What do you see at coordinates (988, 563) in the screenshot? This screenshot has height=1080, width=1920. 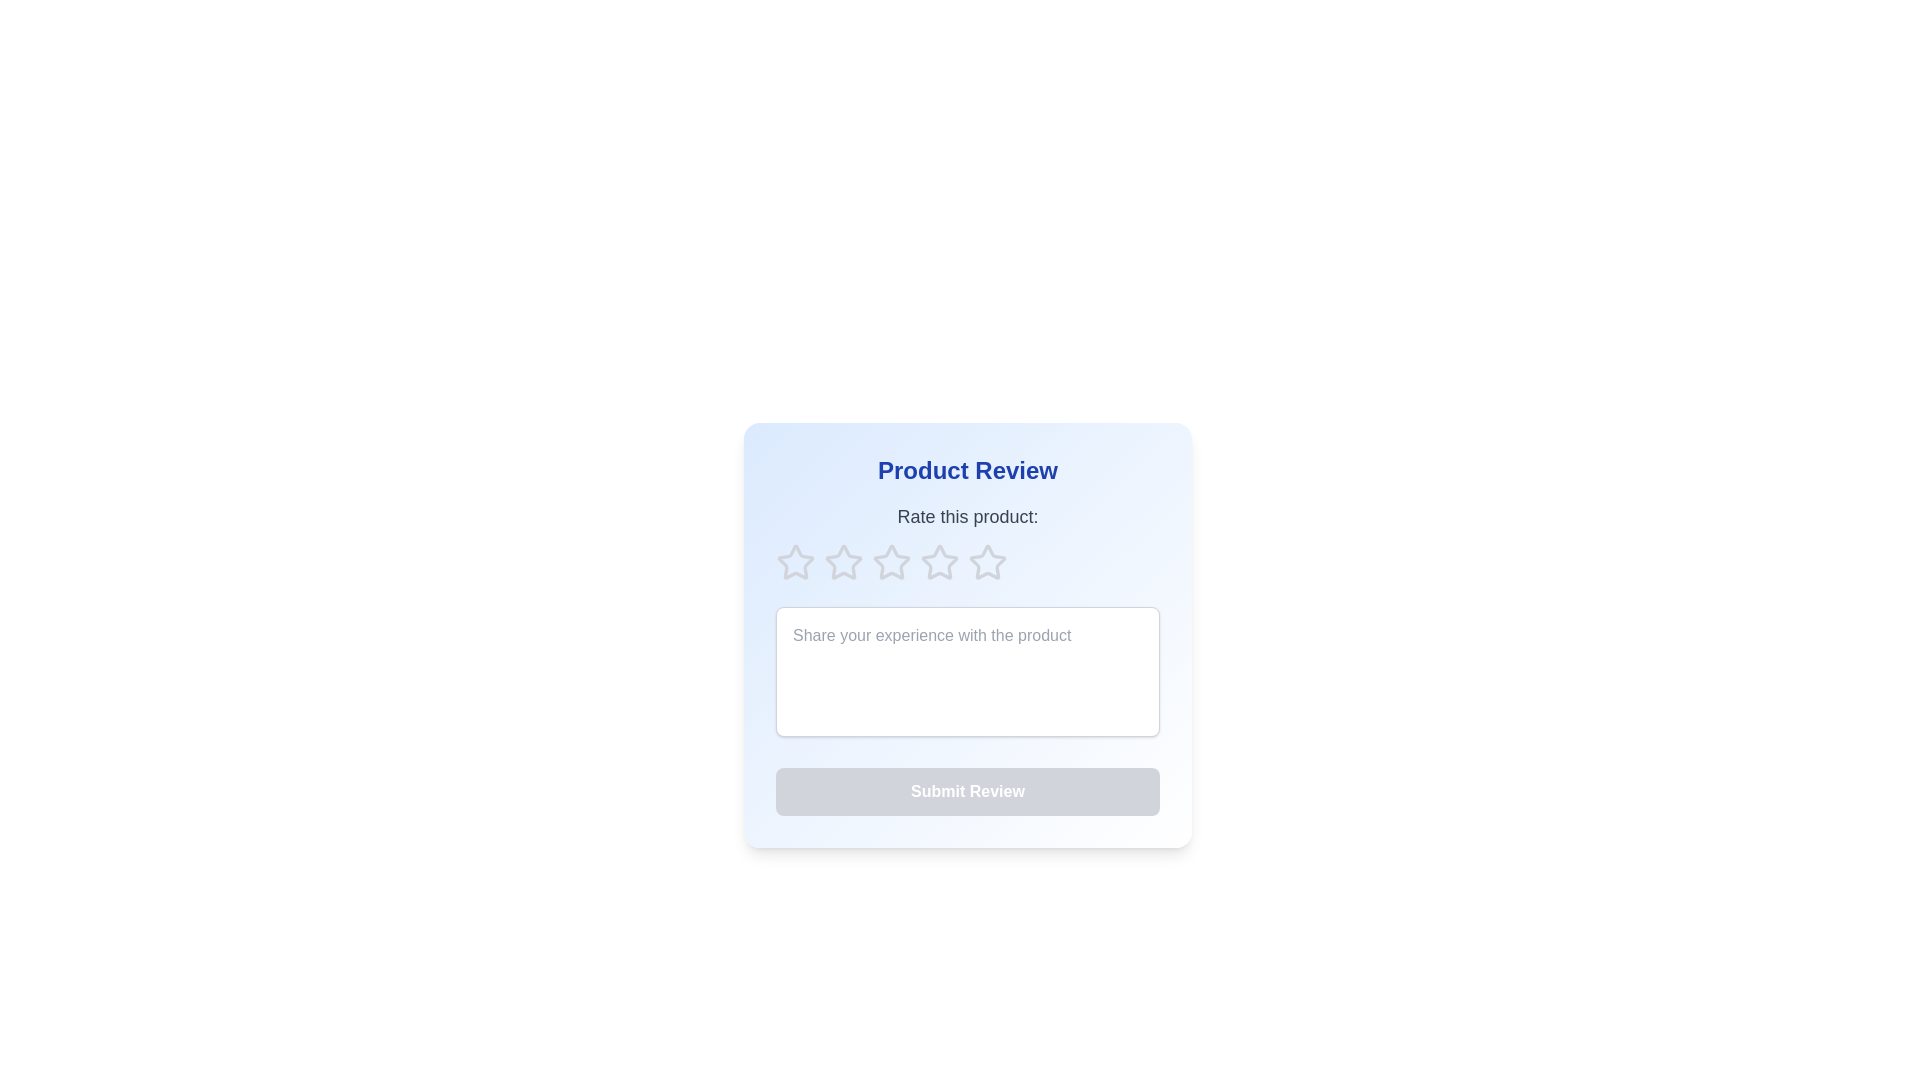 I see `the fifth hollow star-shaped rating icon, which is located below the 'Rate this product:' heading` at bounding box center [988, 563].